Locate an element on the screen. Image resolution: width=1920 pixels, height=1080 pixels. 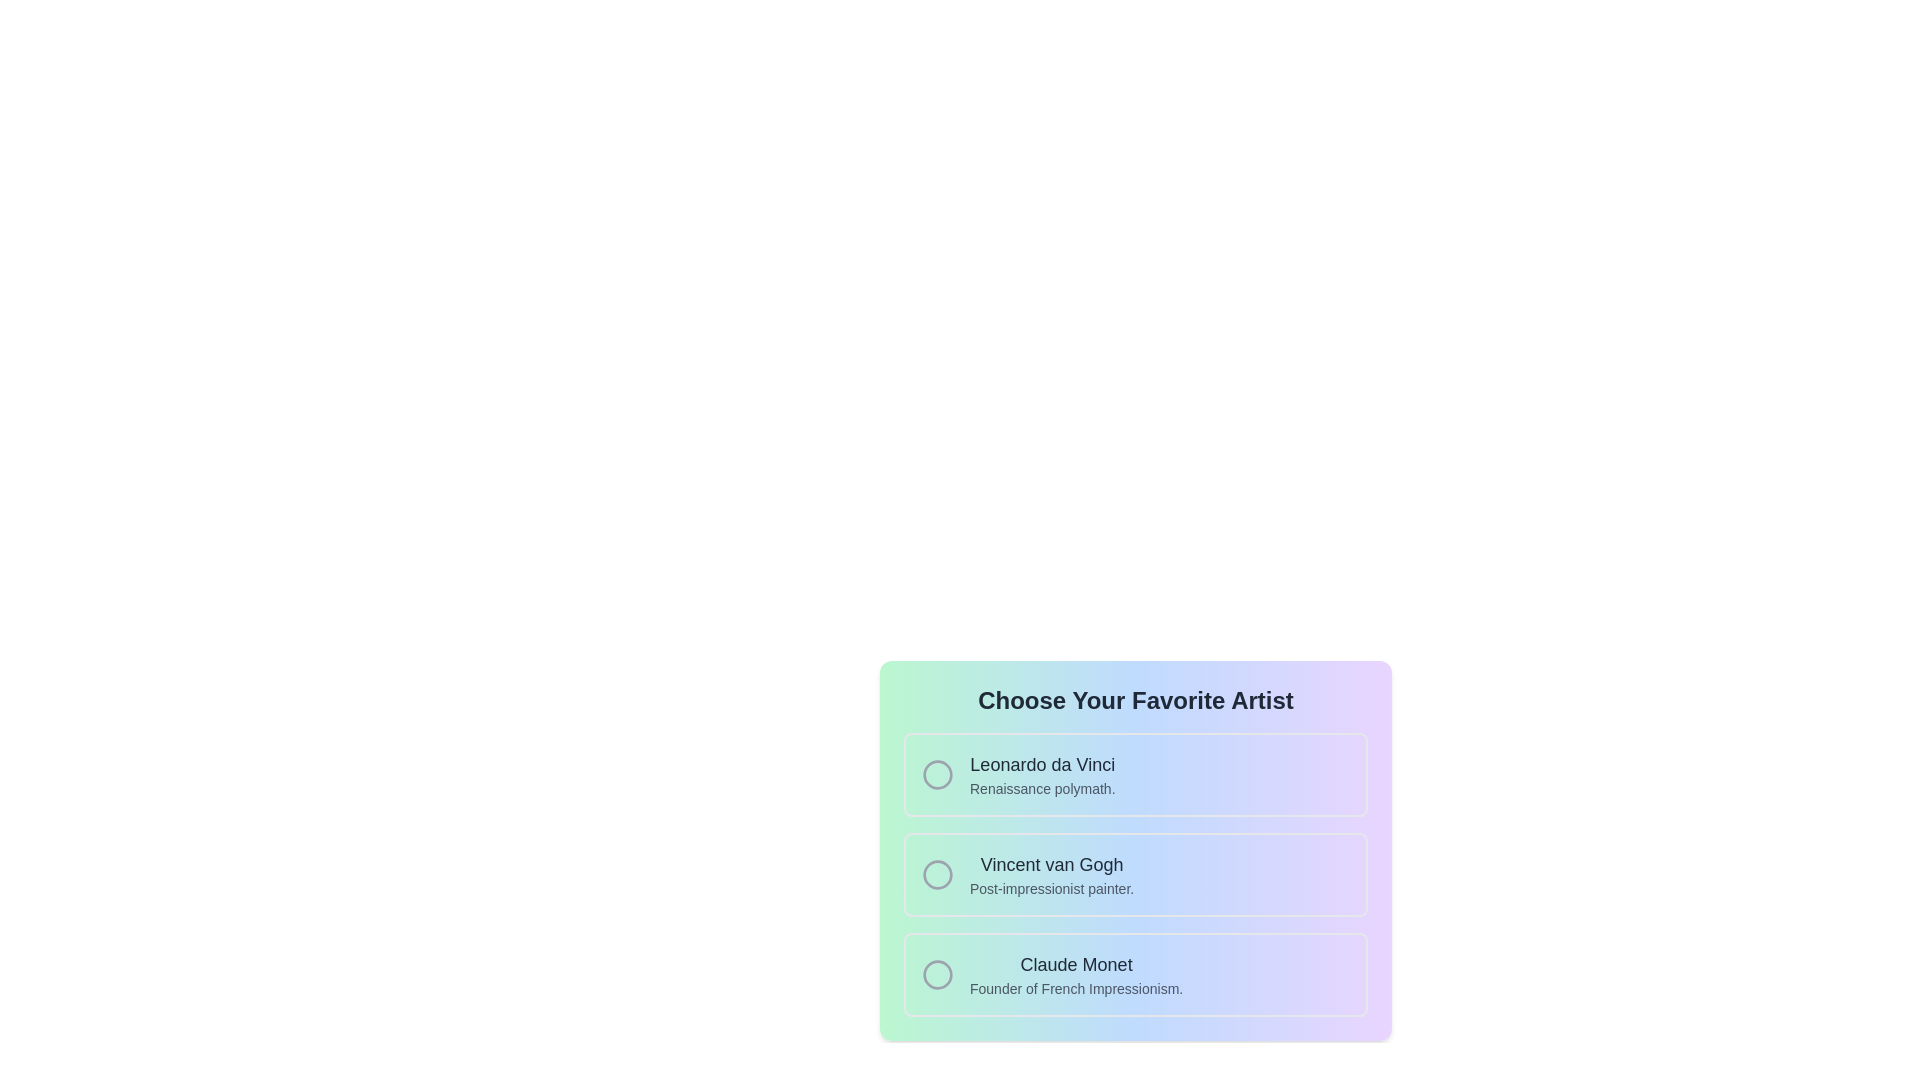
the Static Text Label indicating the name of the artist, Vincent van Gogh, which is the second option in a list of selectable items below 'Choose Your Favorite Artist' and above 'Claude Monet' is located at coordinates (1051, 863).